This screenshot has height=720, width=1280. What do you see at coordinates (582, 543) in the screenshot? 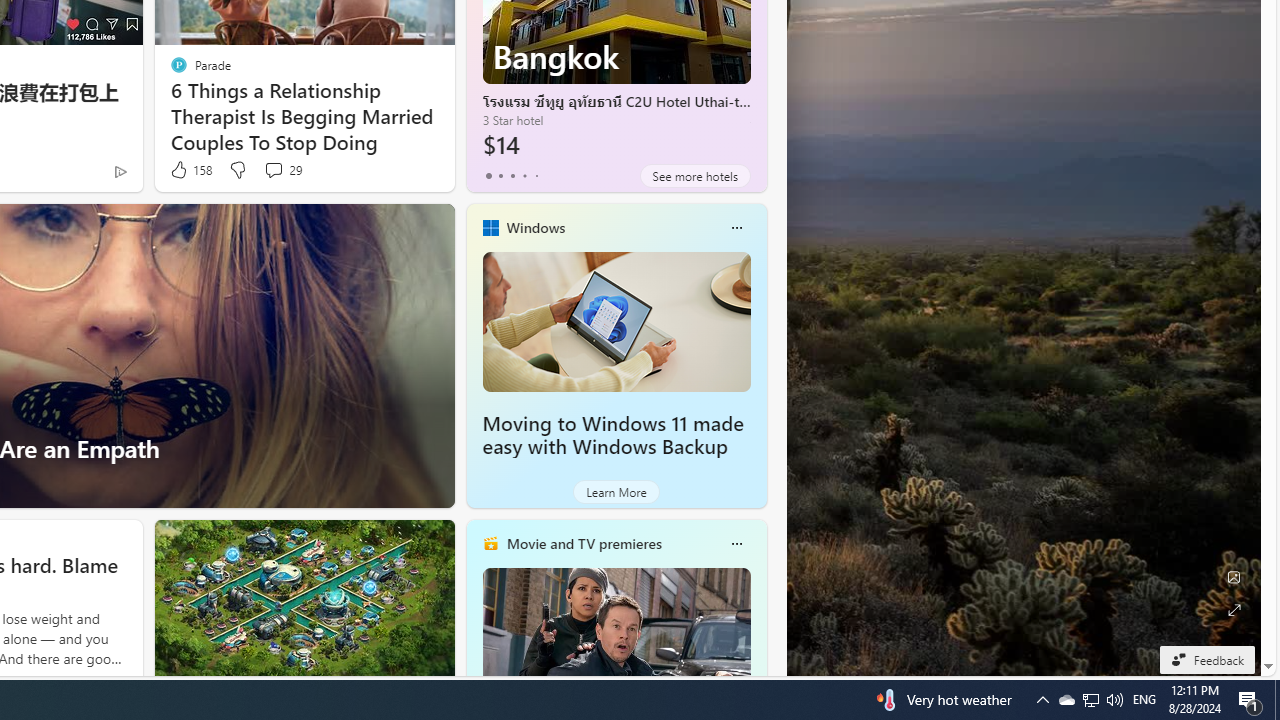
I see `'Movie and TV premieres'` at bounding box center [582, 543].